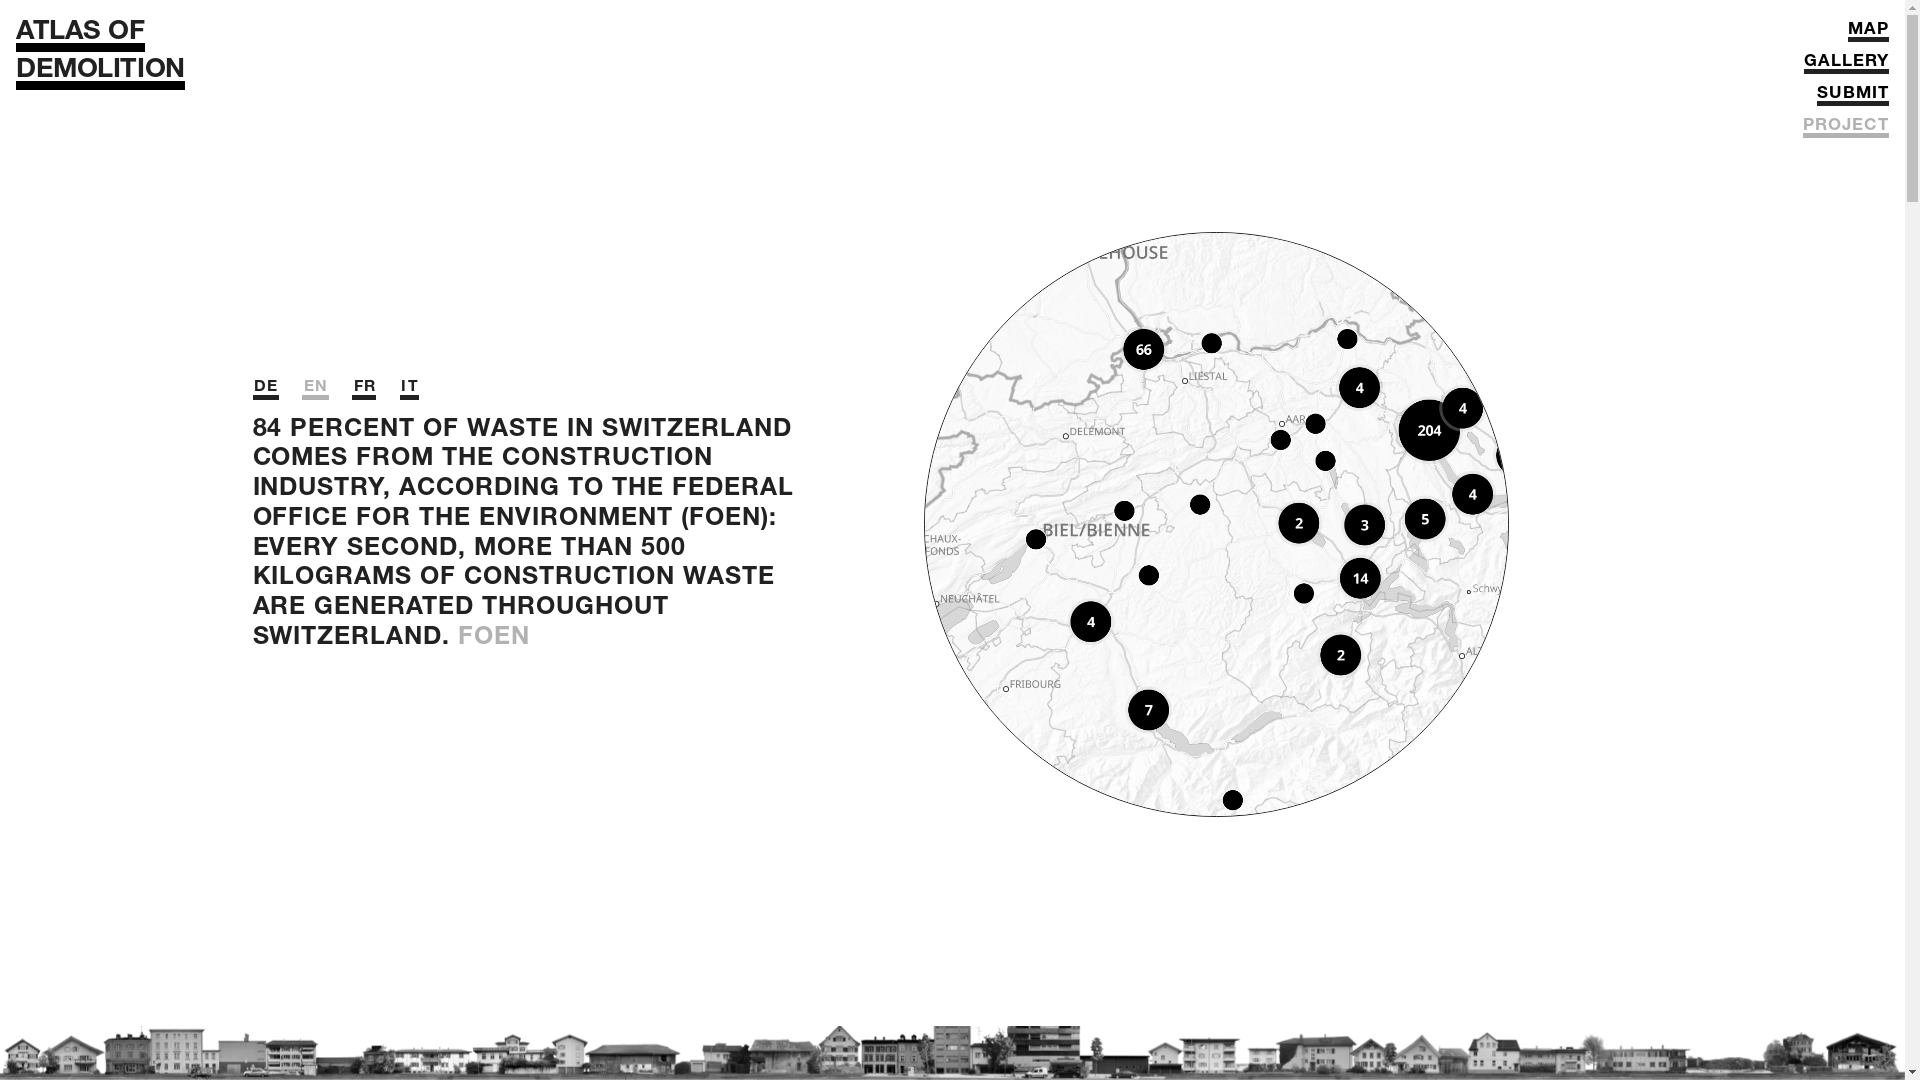 The width and height of the screenshot is (1920, 1080). Describe the element at coordinates (1851, 97) in the screenshot. I see `'SUBMIT'` at that location.